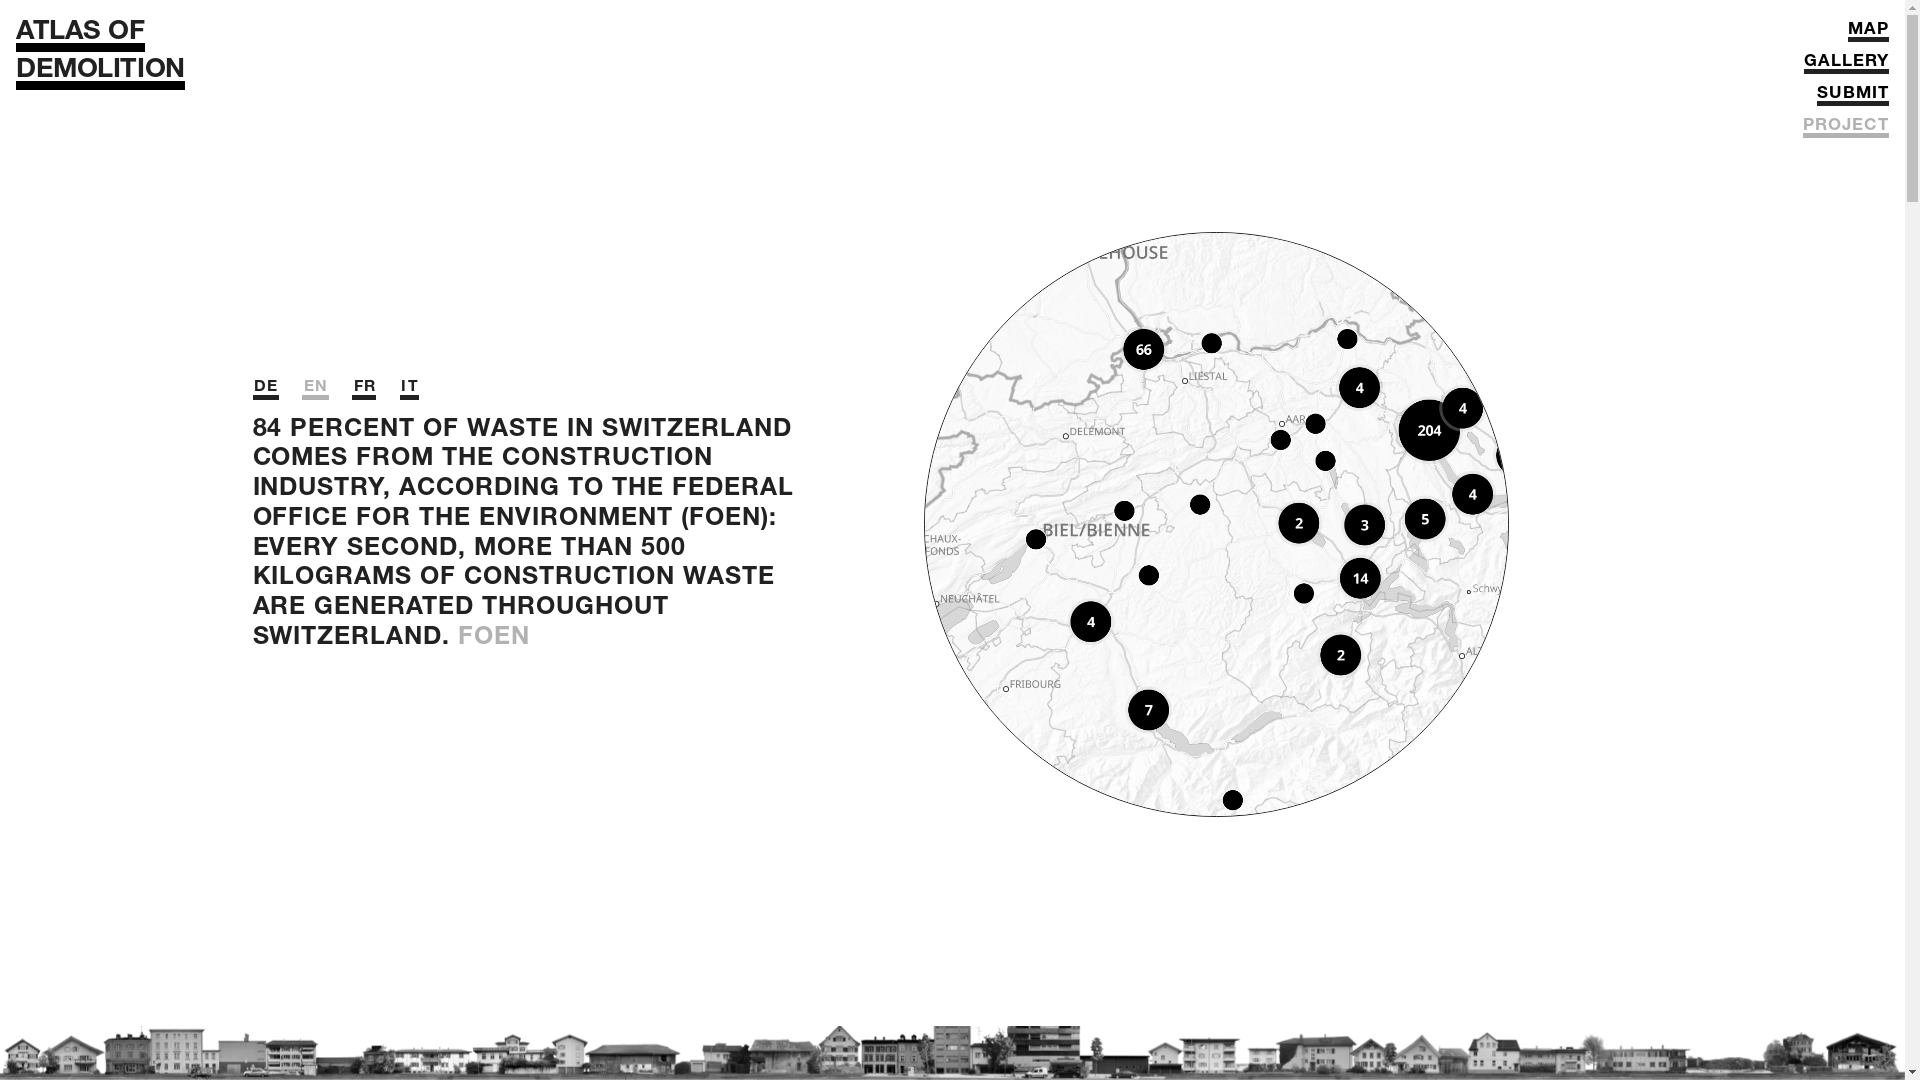 The width and height of the screenshot is (1920, 1080). Describe the element at coordinates (1851, 97) in the screenshot. I see `'SUBMIT'` at that location.